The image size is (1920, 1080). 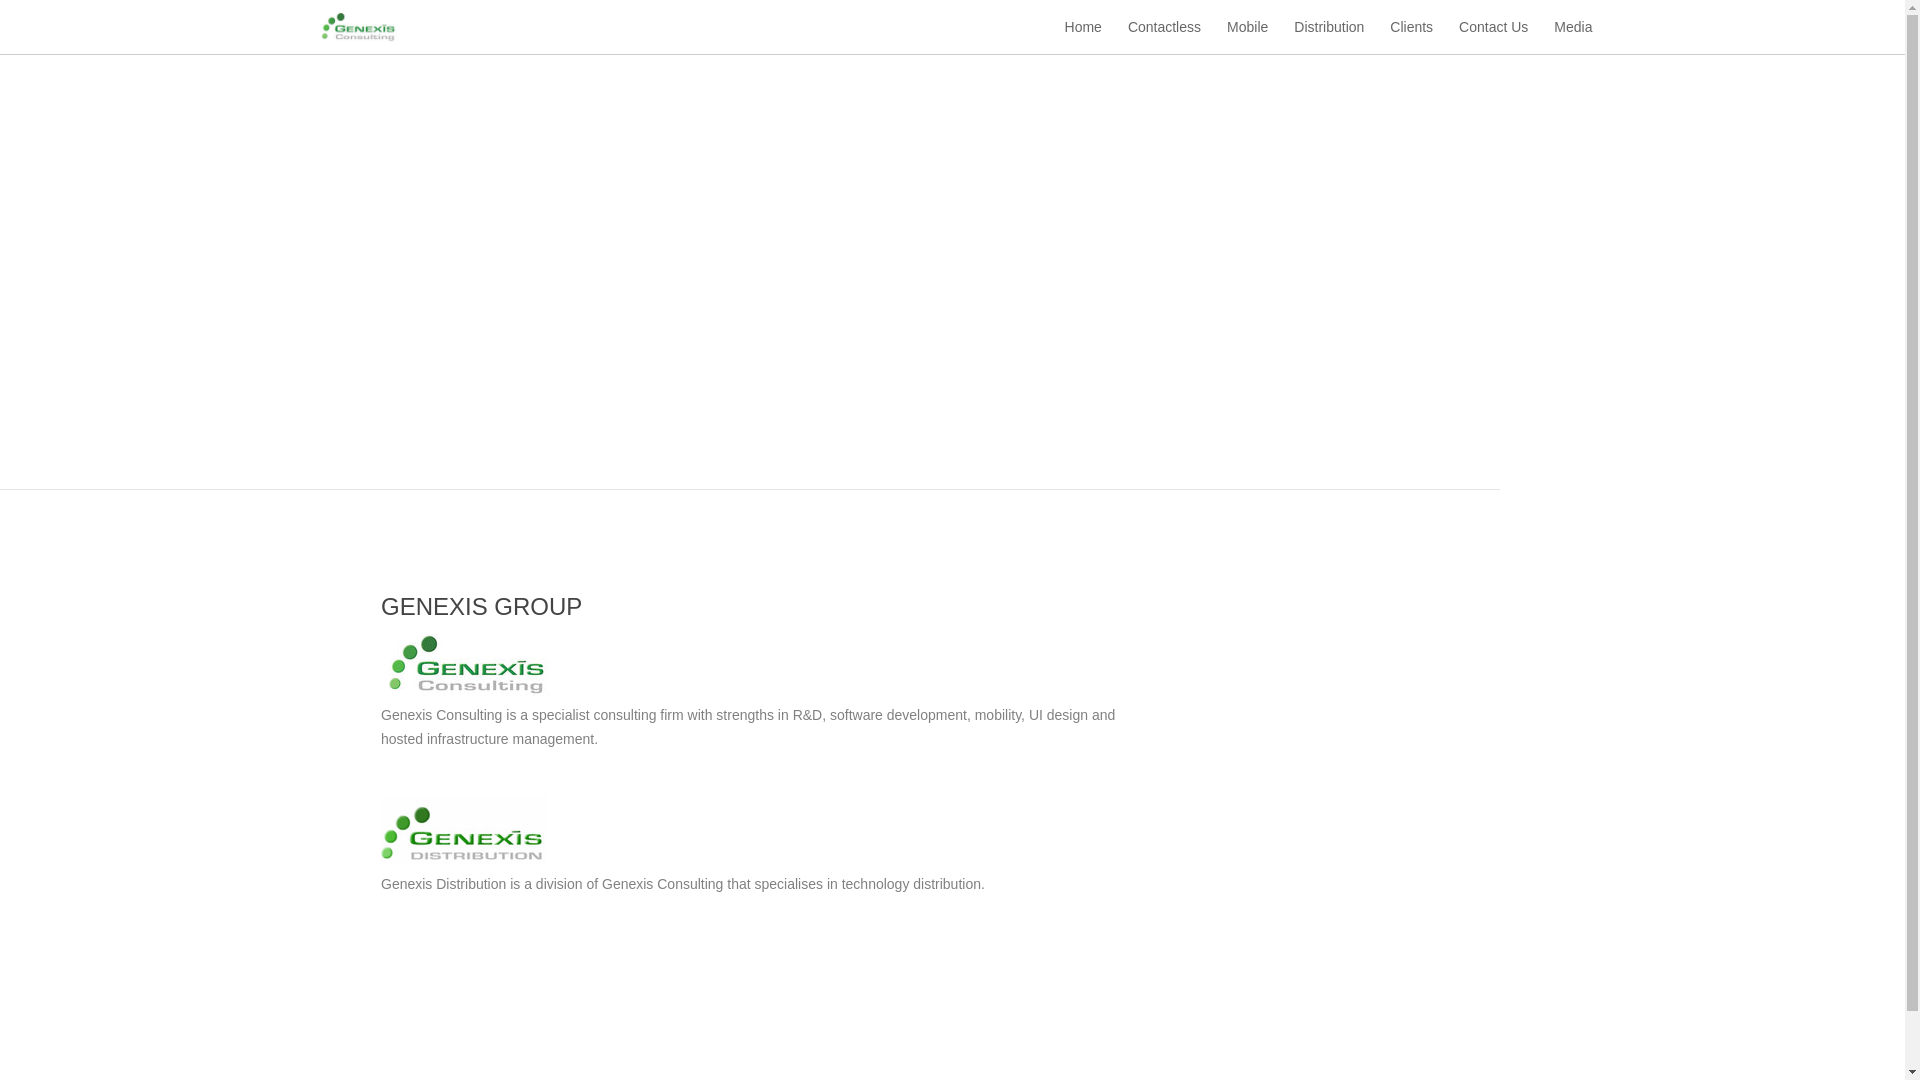 I want to click on 'Contact Us', so click(x=1493, y=37).